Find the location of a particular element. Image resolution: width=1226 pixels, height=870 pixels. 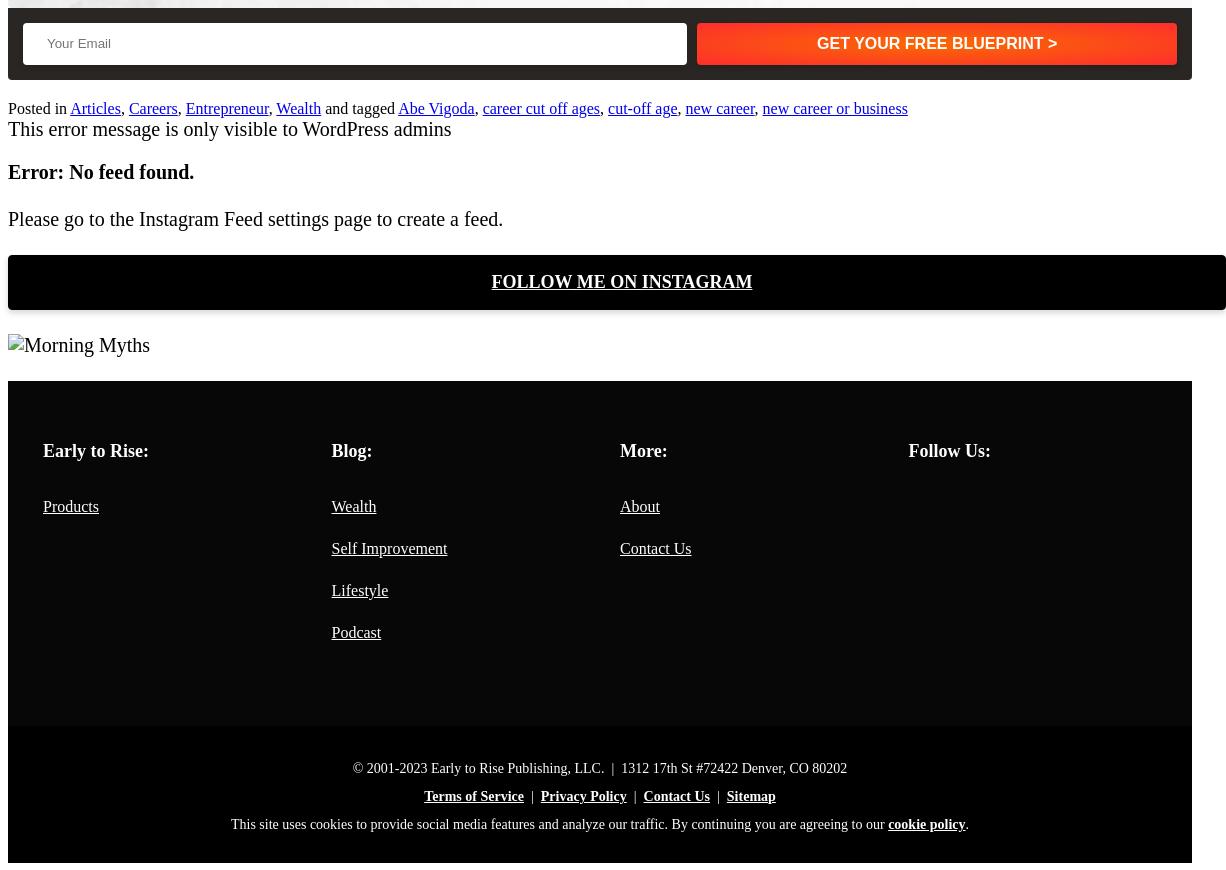

'career cut off ages' is located at coordinates (540, 107).